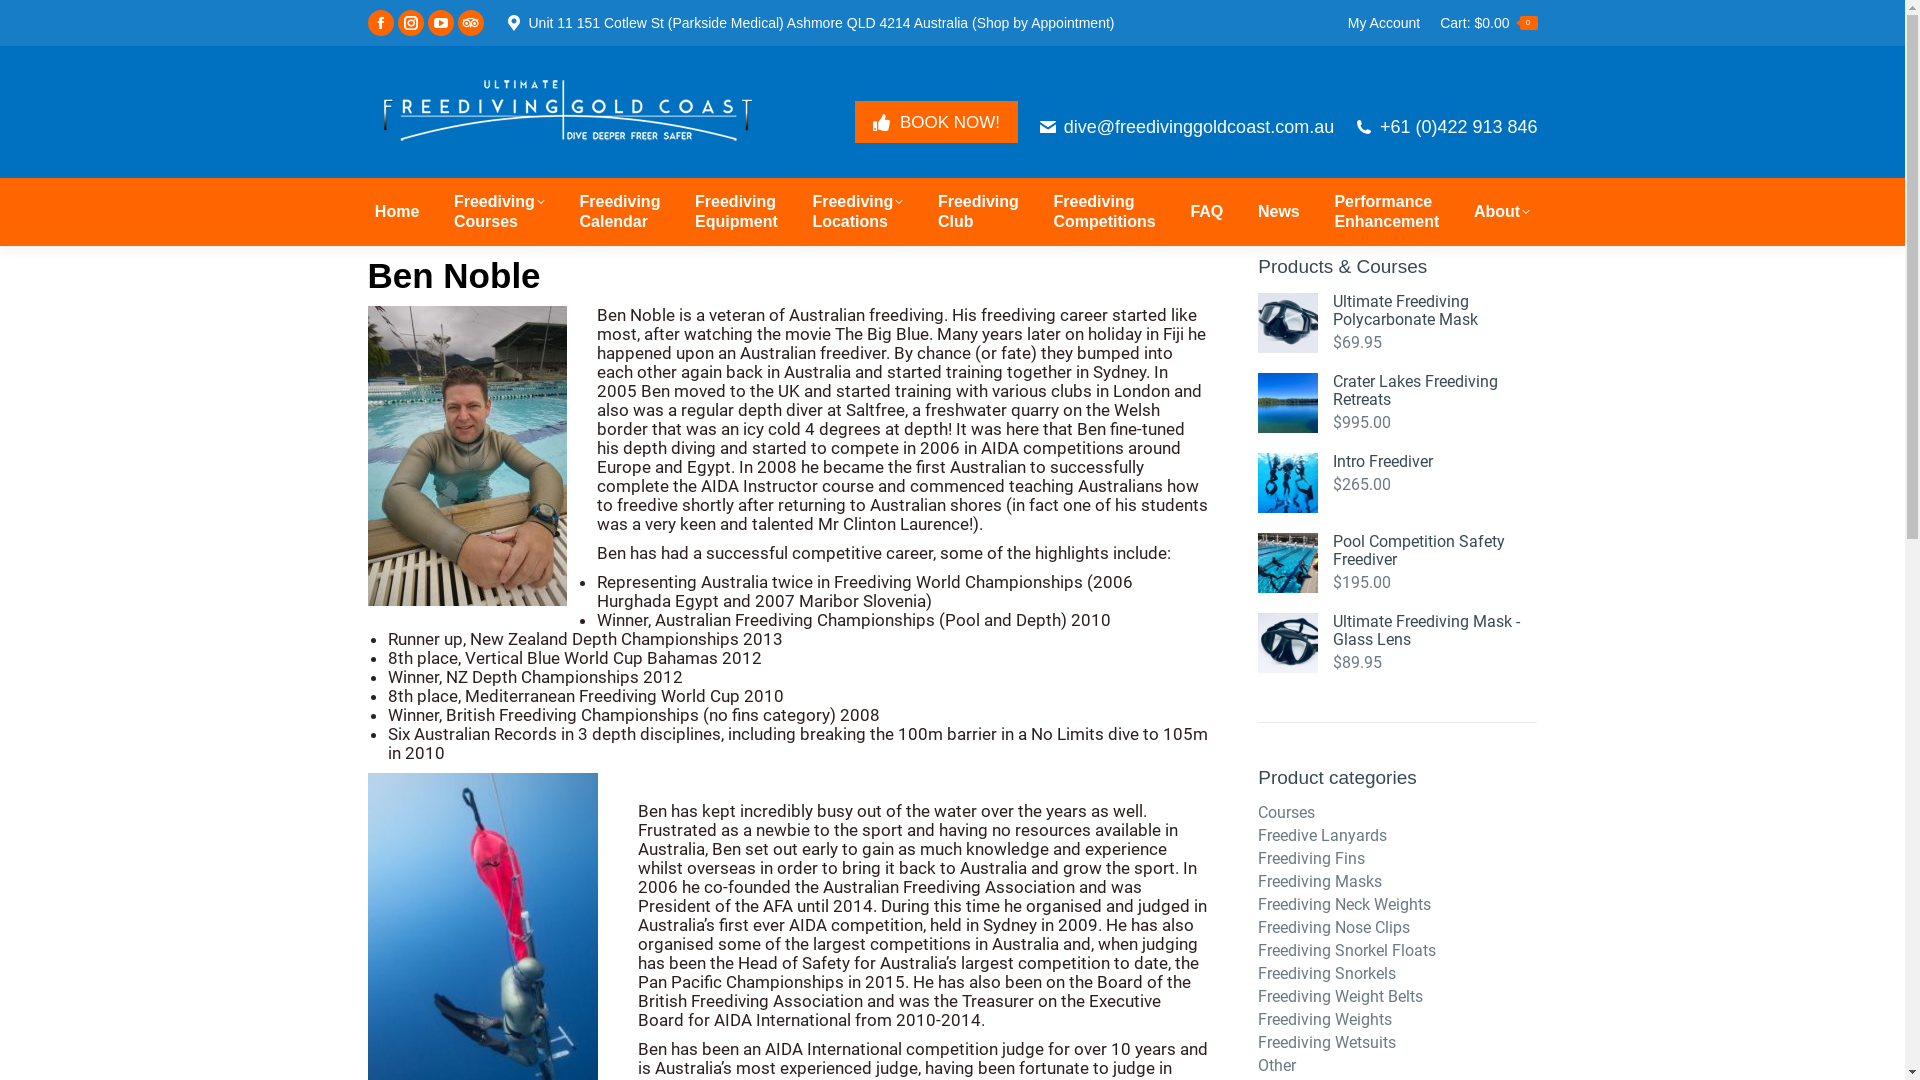 This screenshot has height=1080, width=1920. I want to click on 'Freediving Masks', so click(1320, 881).